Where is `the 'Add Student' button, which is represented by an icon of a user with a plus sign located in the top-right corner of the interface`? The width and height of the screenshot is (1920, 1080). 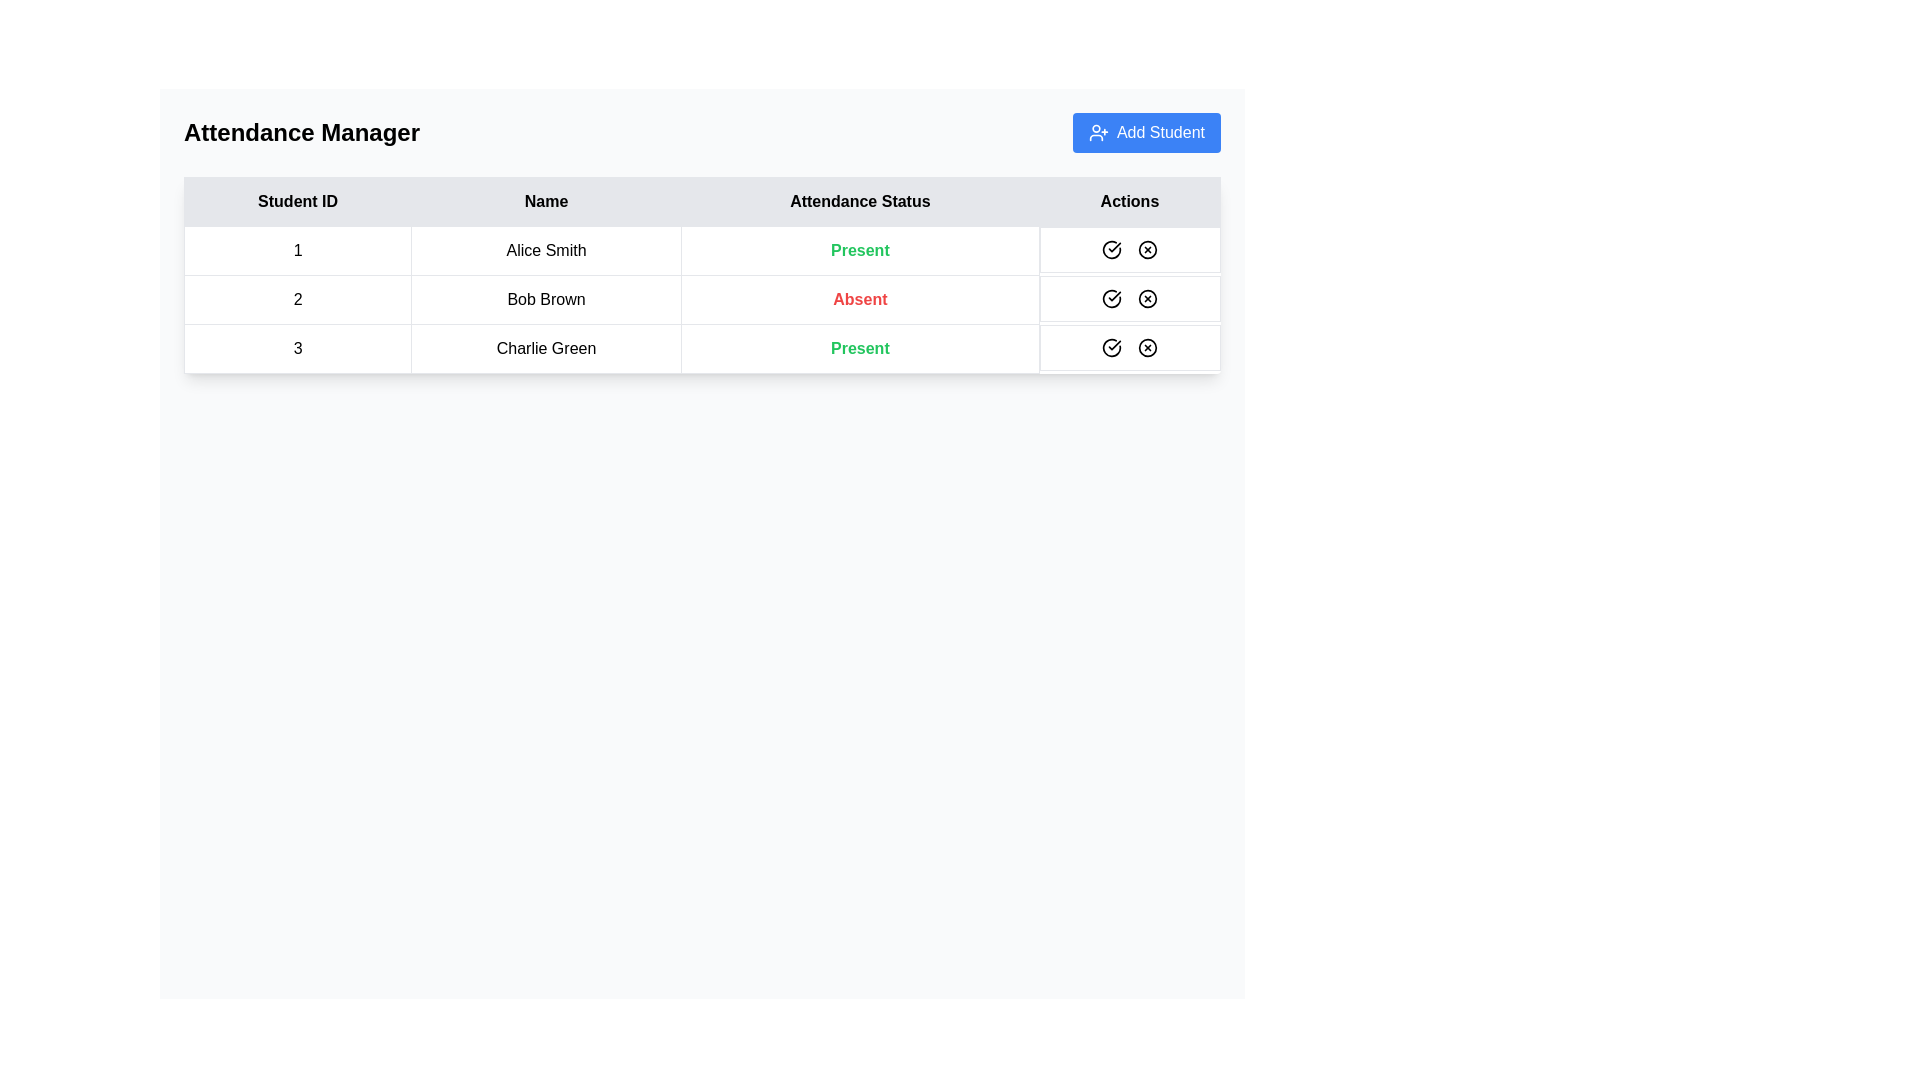 the 'Add Student' button, which is represented by an icon of a user with a plus sign located in the top-right corner of the interface is located at coordinates (1098, 132).